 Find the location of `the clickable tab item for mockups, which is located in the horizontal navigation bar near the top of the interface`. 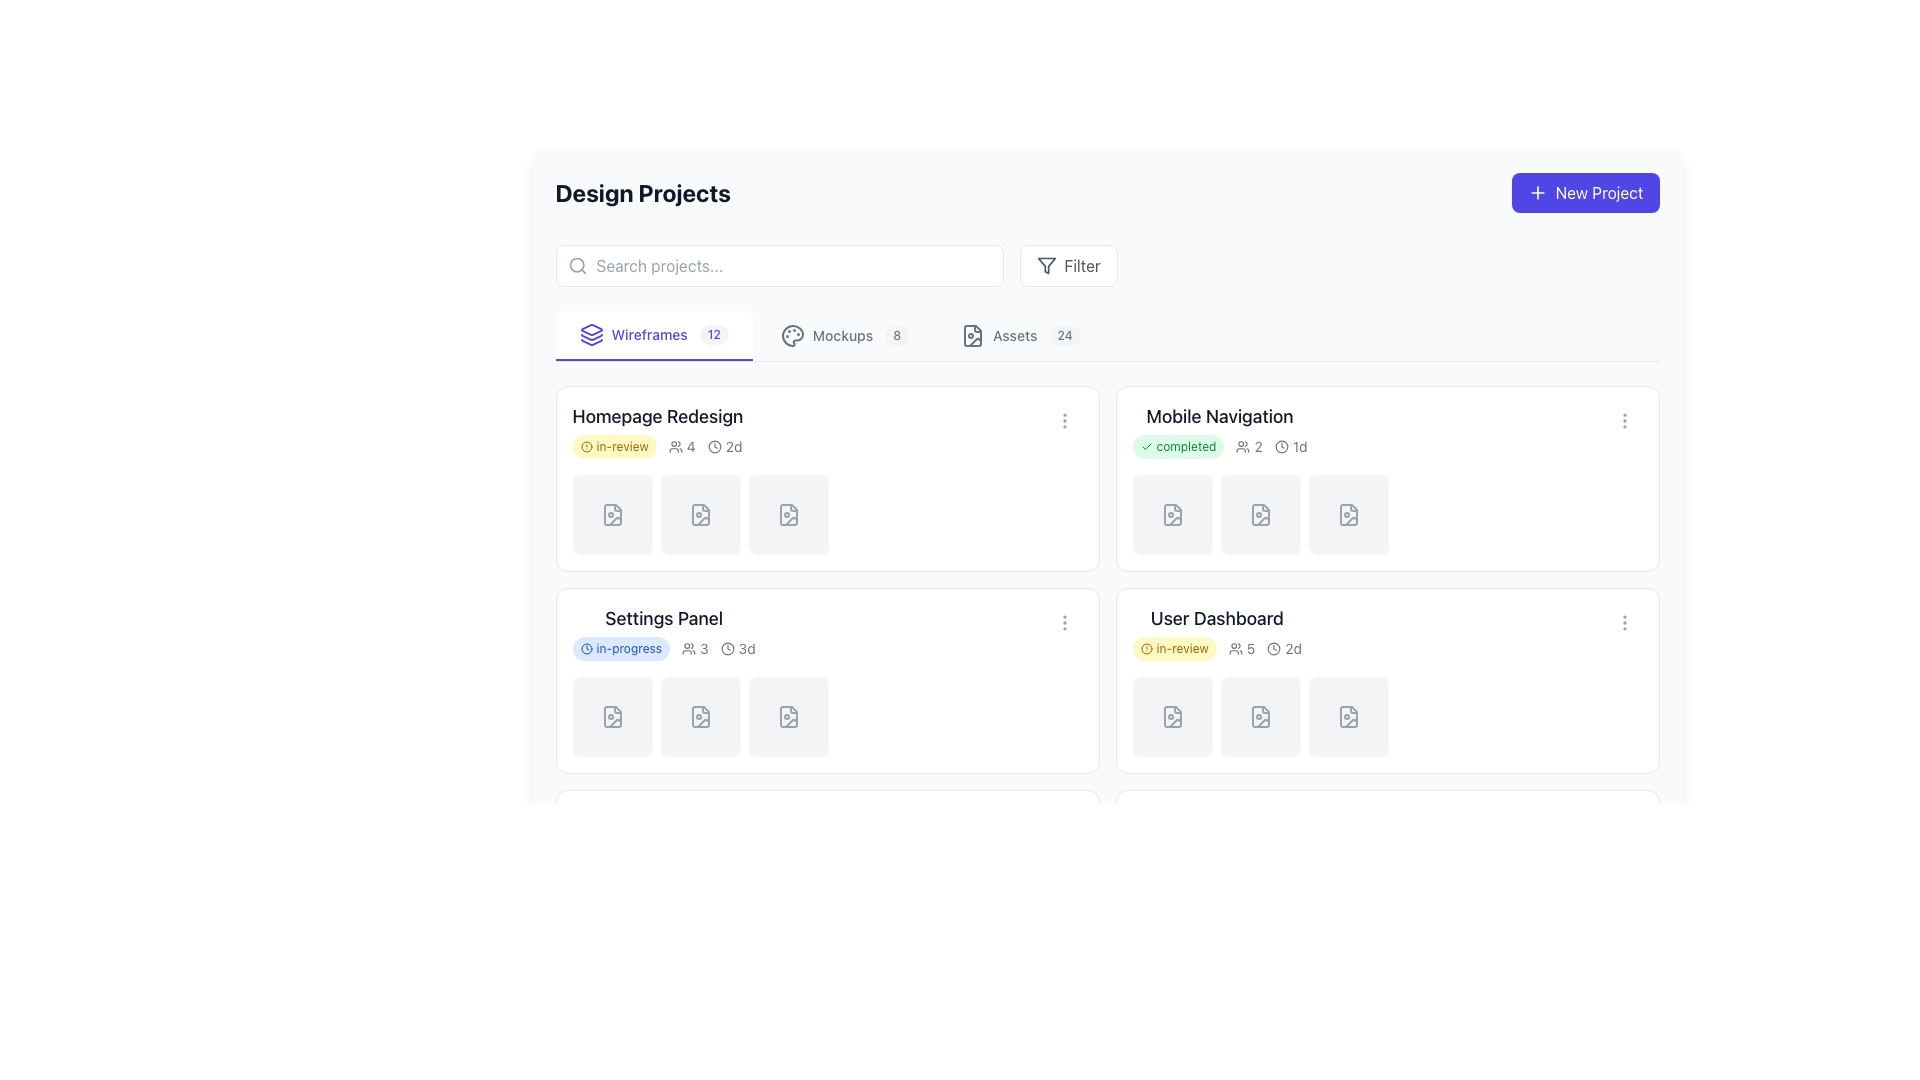

the clickable tab item for mockups, which is located in the horizontal navigation bar near the top of the interface is located at coordinates (844, 334).